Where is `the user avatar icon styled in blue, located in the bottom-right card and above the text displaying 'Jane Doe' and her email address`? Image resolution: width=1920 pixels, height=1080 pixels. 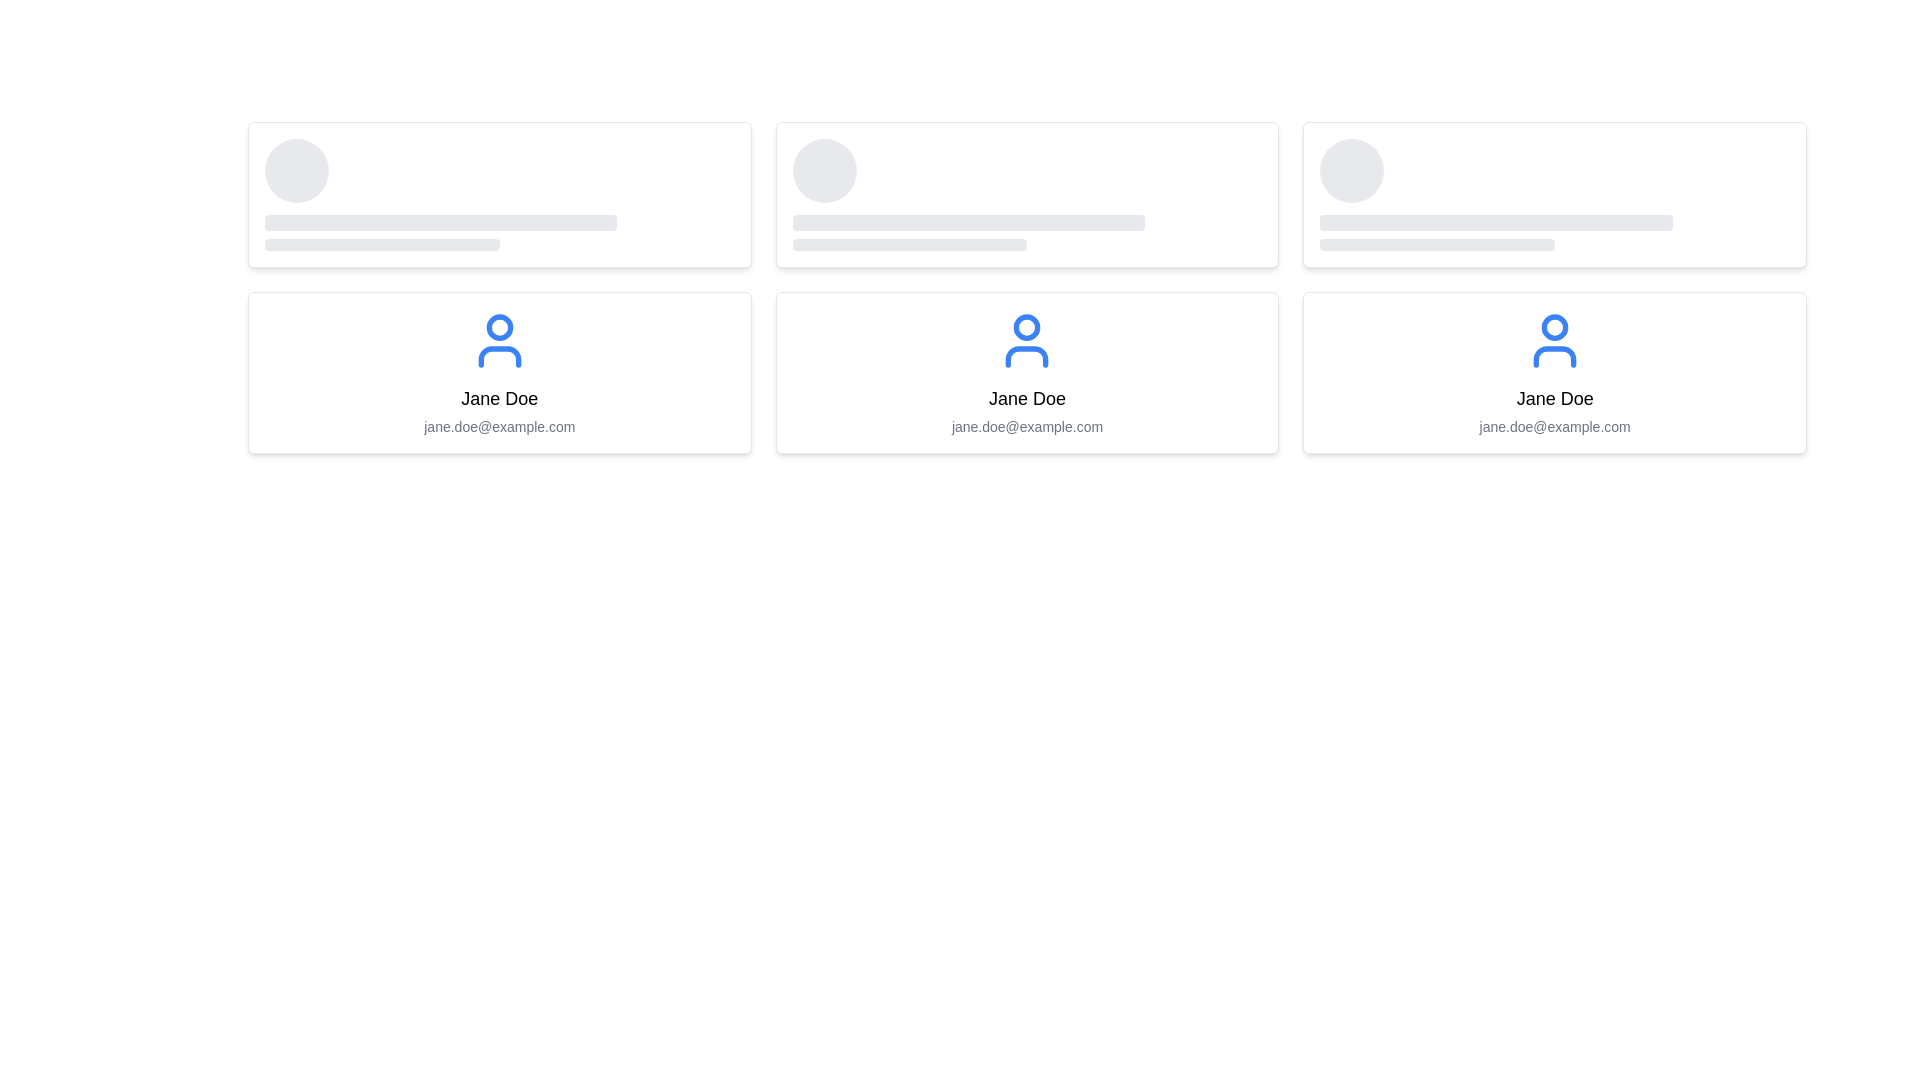 the user avatar icon styled in blue, located in the bottom-right card and above the text displaying 'Jane Doe' and her email address is located at coordinates (1554, 339).